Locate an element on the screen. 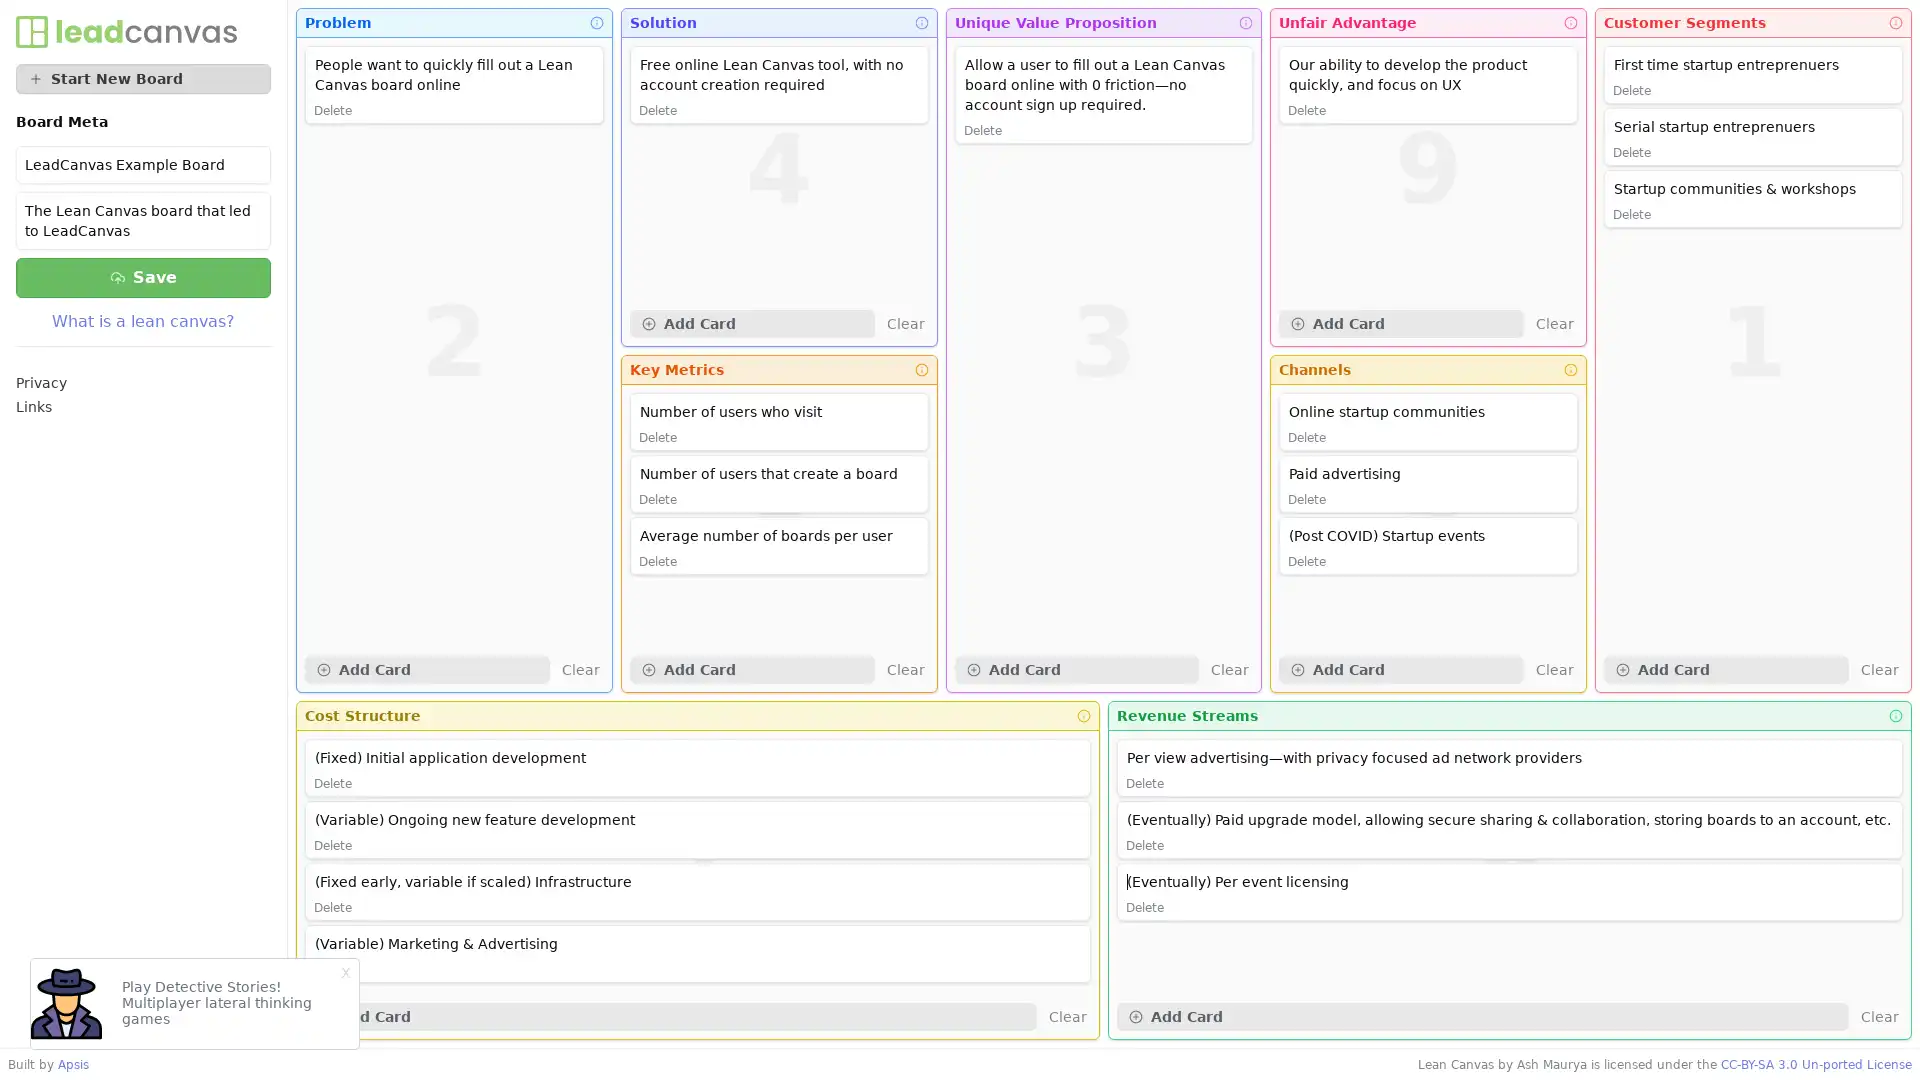  What is a lean canvas? is located at coordinates (142, 320).